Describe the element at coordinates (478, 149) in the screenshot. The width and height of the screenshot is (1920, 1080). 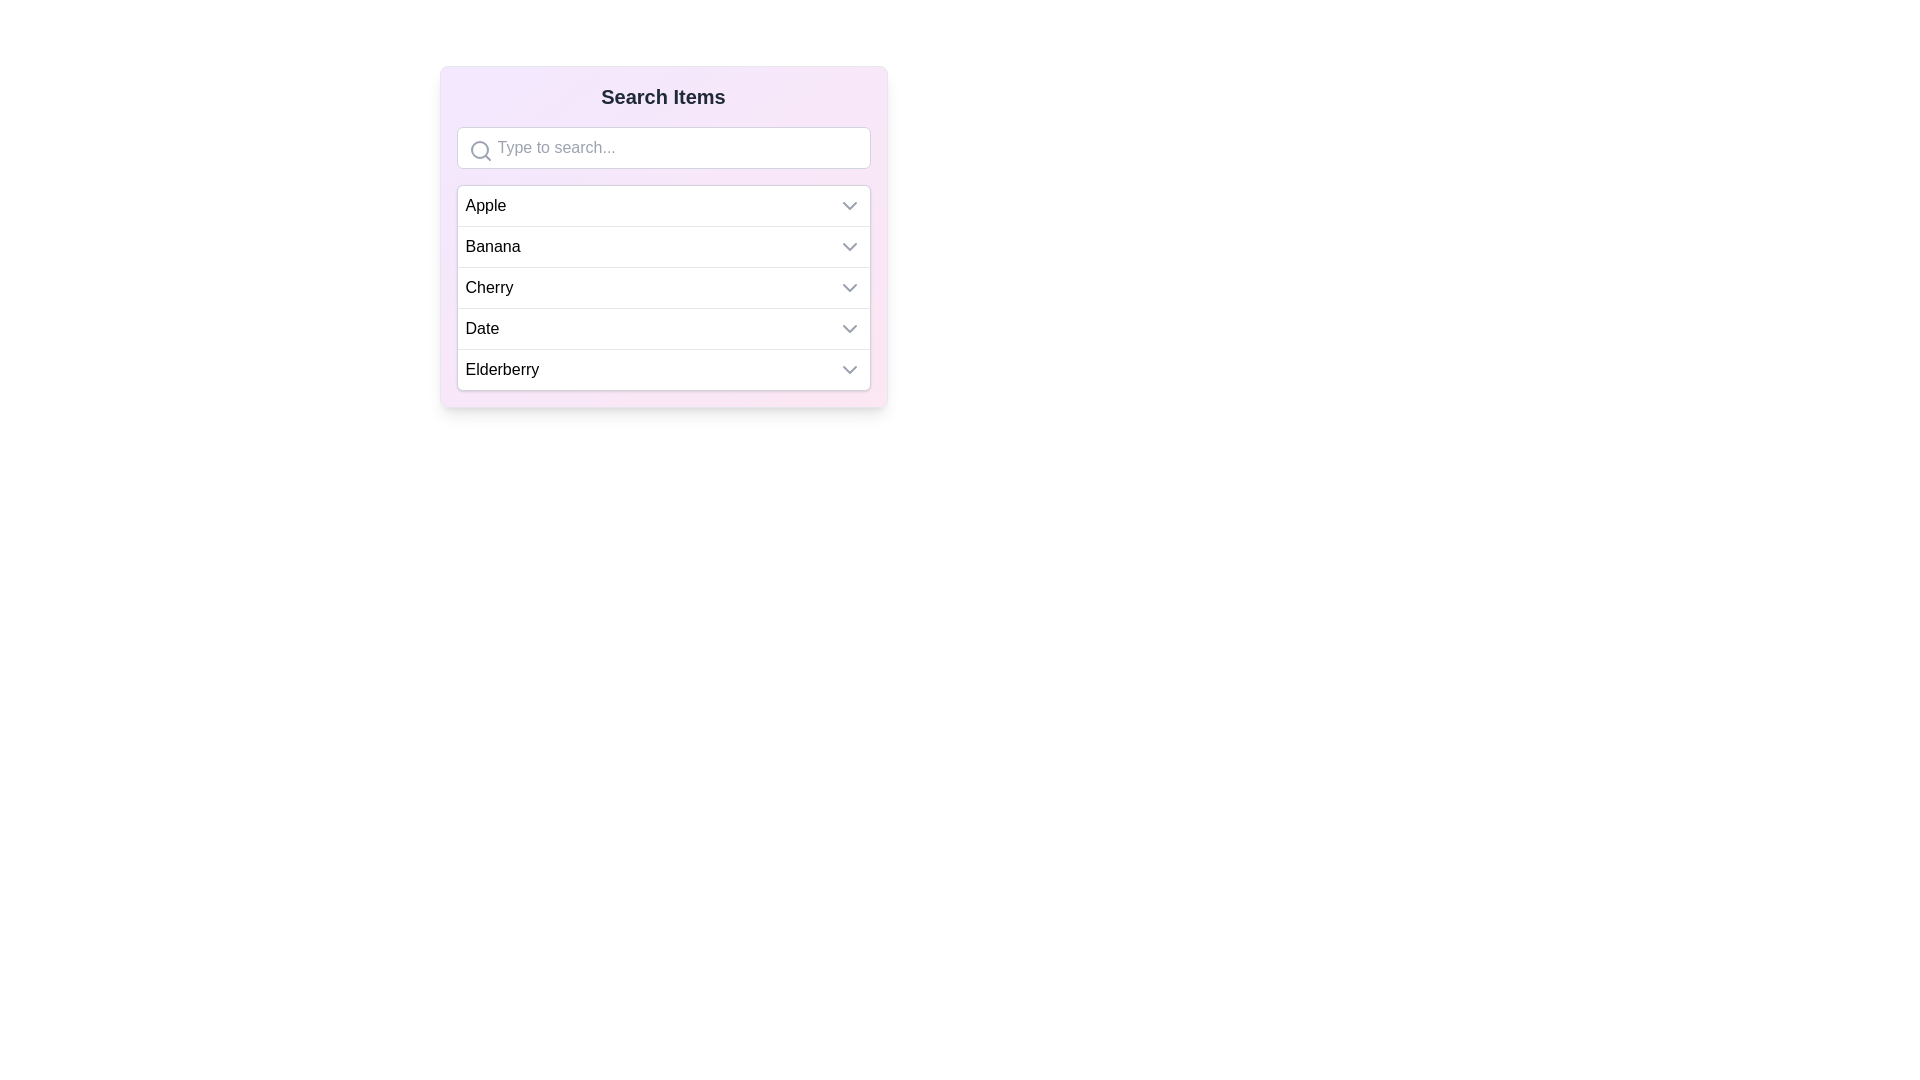
I see `the circular portion of the magnifying glass icon, which represents the search function, located to the left of the input field labeled 'Type to search...'` at that location.